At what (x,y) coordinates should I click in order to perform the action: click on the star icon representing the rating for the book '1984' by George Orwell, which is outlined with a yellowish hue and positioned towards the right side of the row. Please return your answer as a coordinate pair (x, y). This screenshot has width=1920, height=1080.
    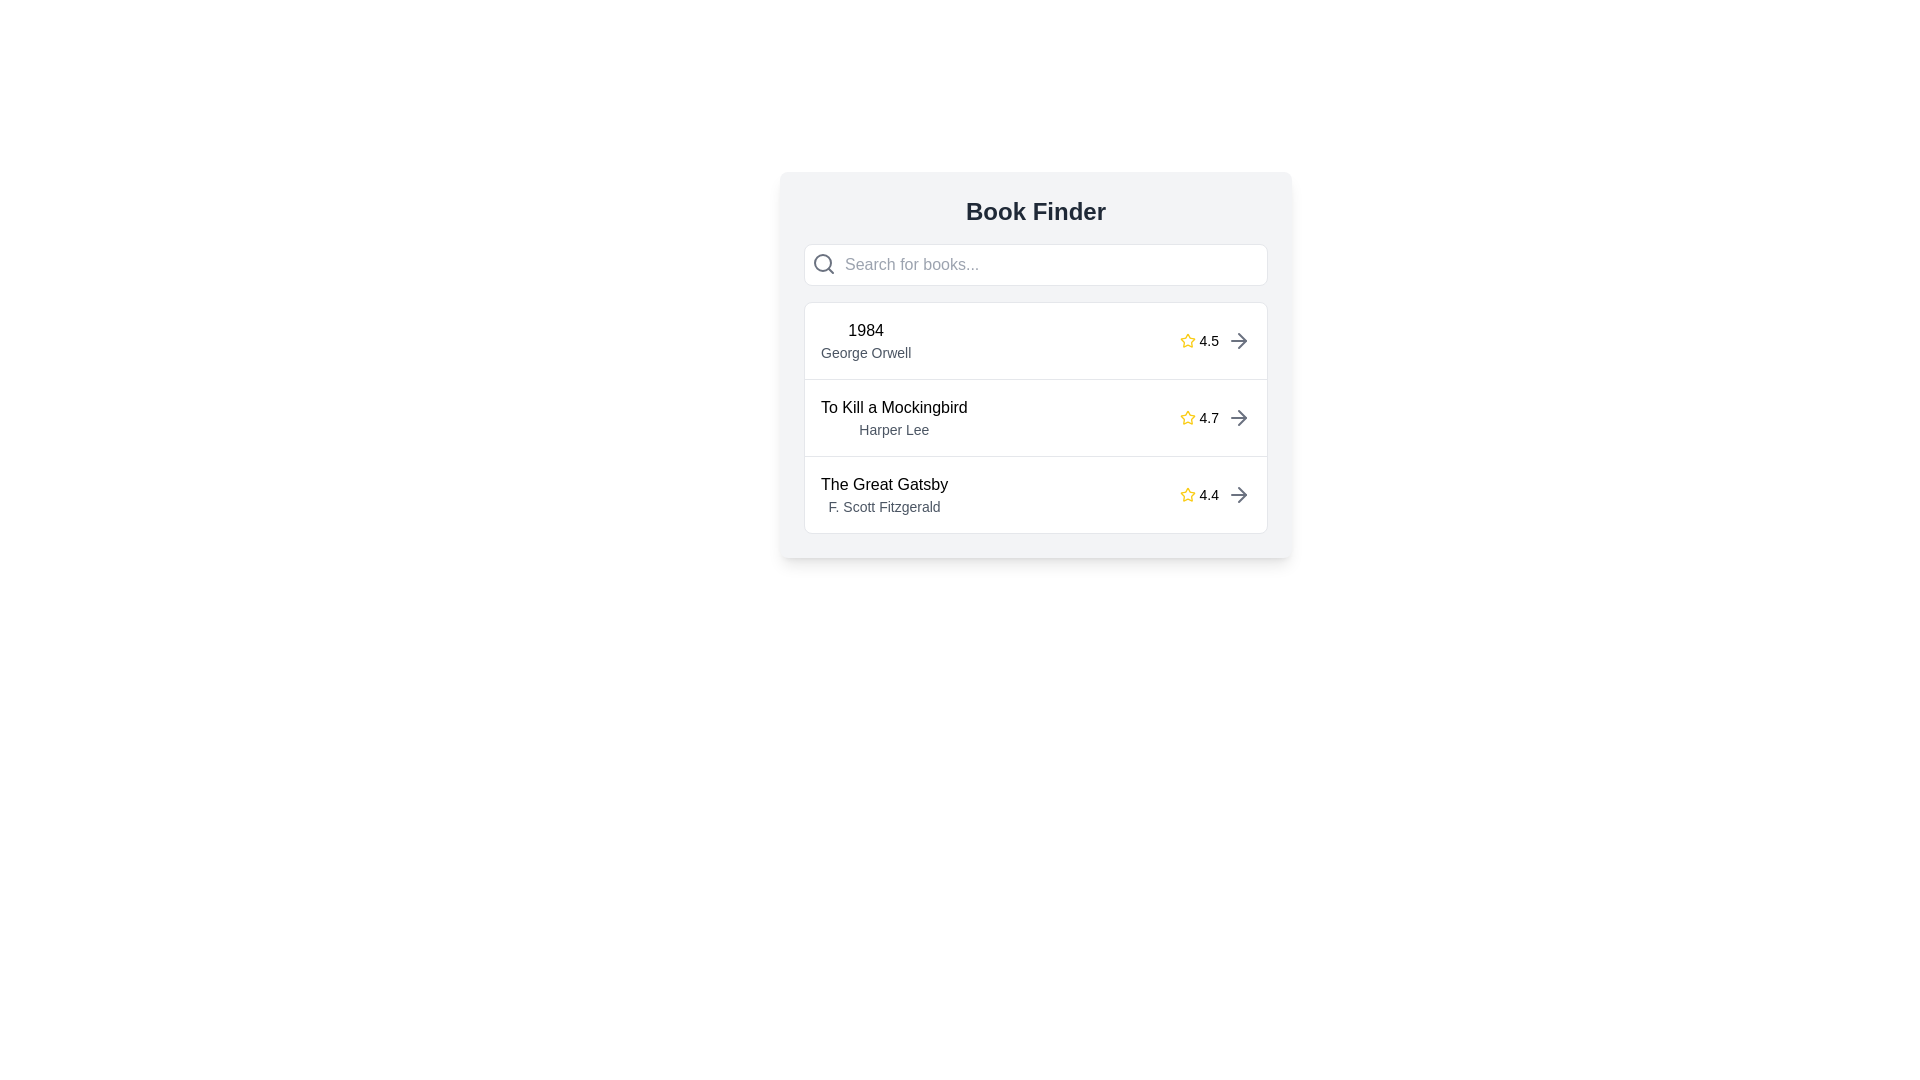
    Looking at the image, I should click on (1187, 339).